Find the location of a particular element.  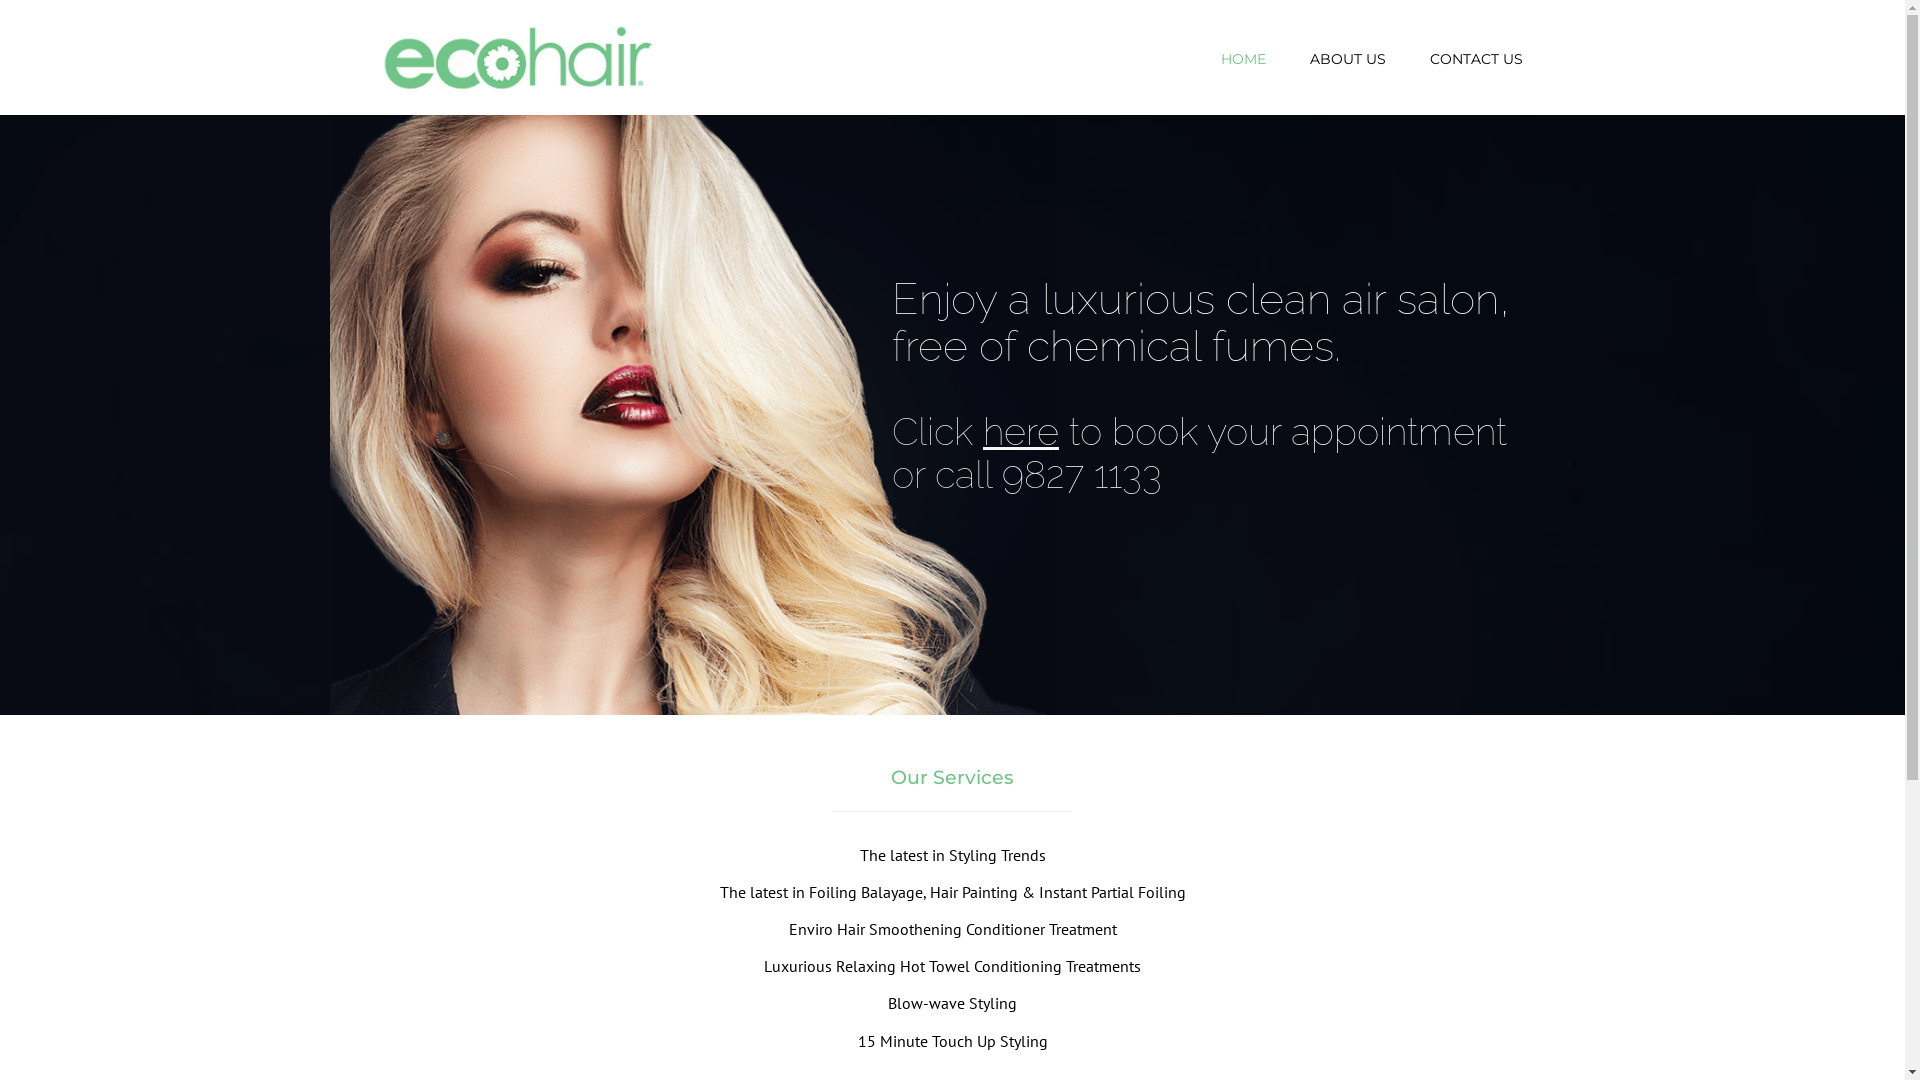

'HOME' is located at coordinates (1241, 57).